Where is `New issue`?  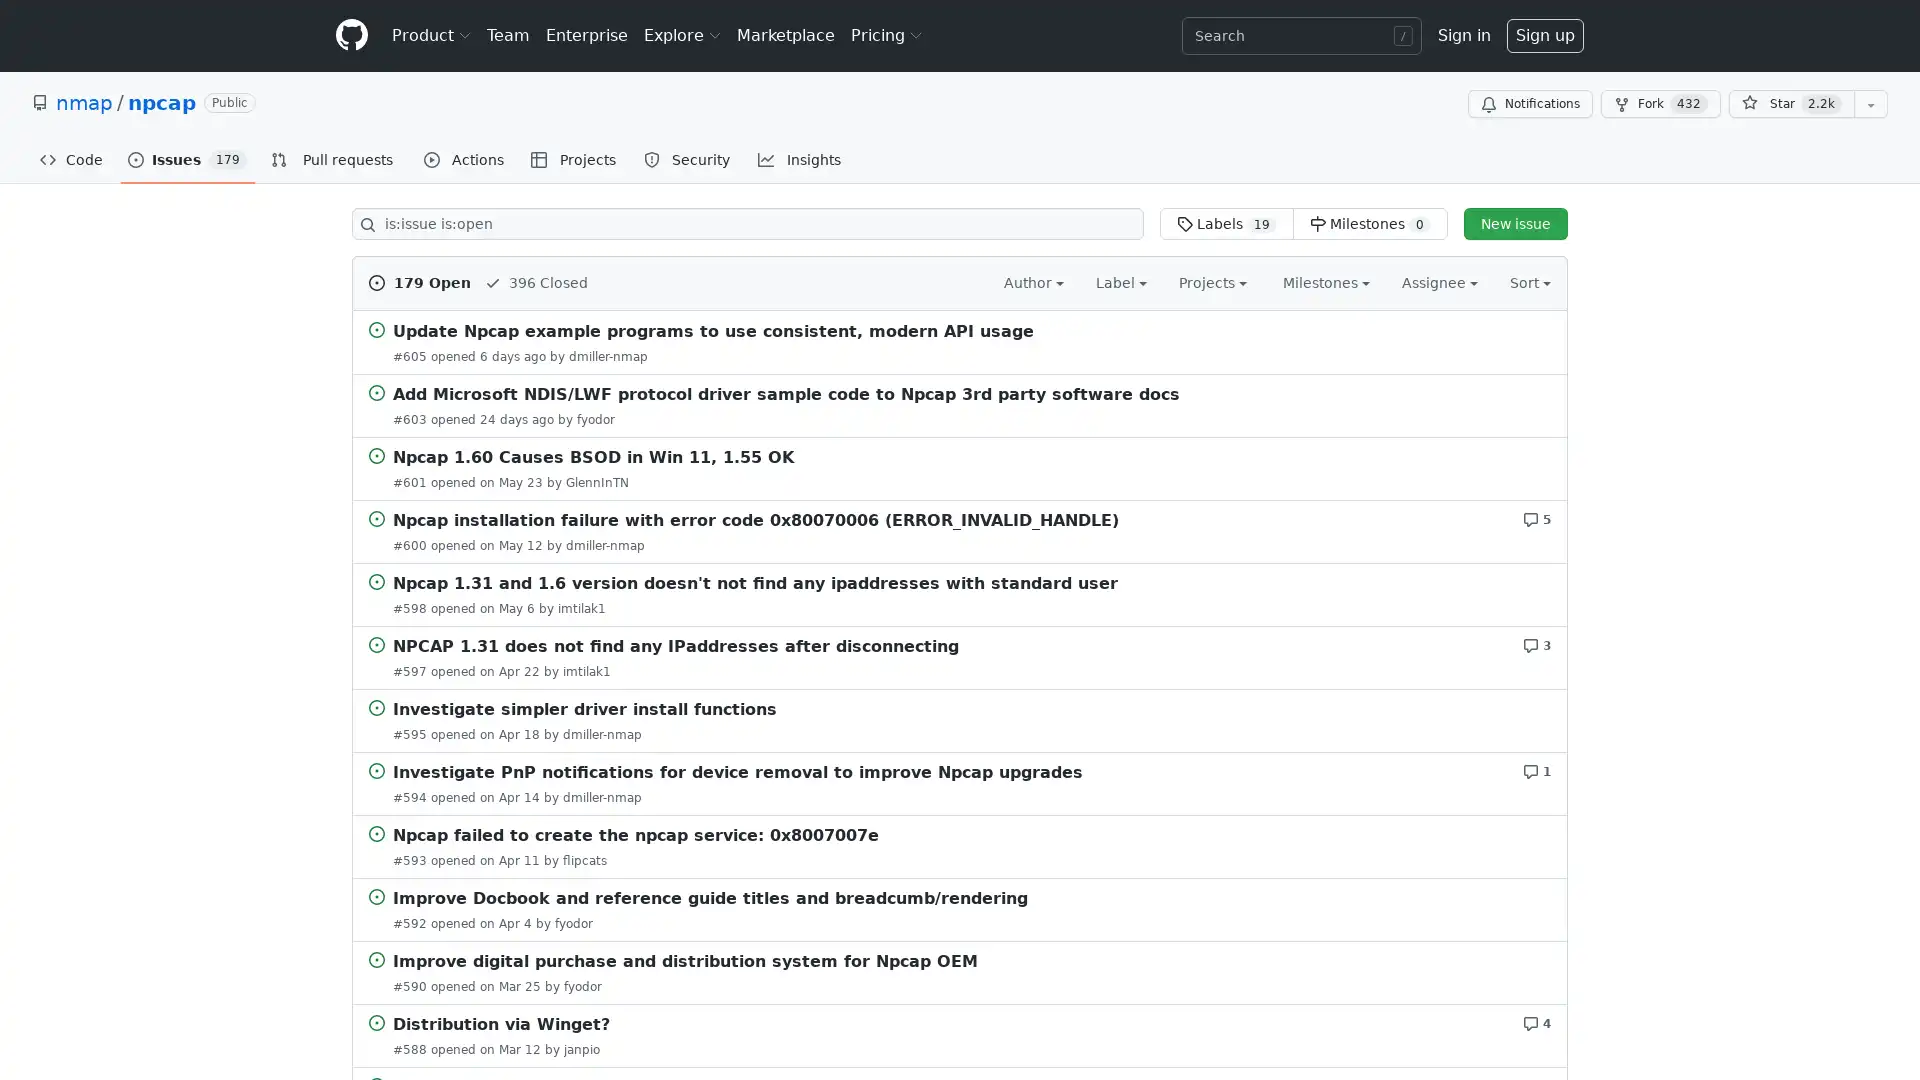
New issue is located at coordinates (1516, 223).